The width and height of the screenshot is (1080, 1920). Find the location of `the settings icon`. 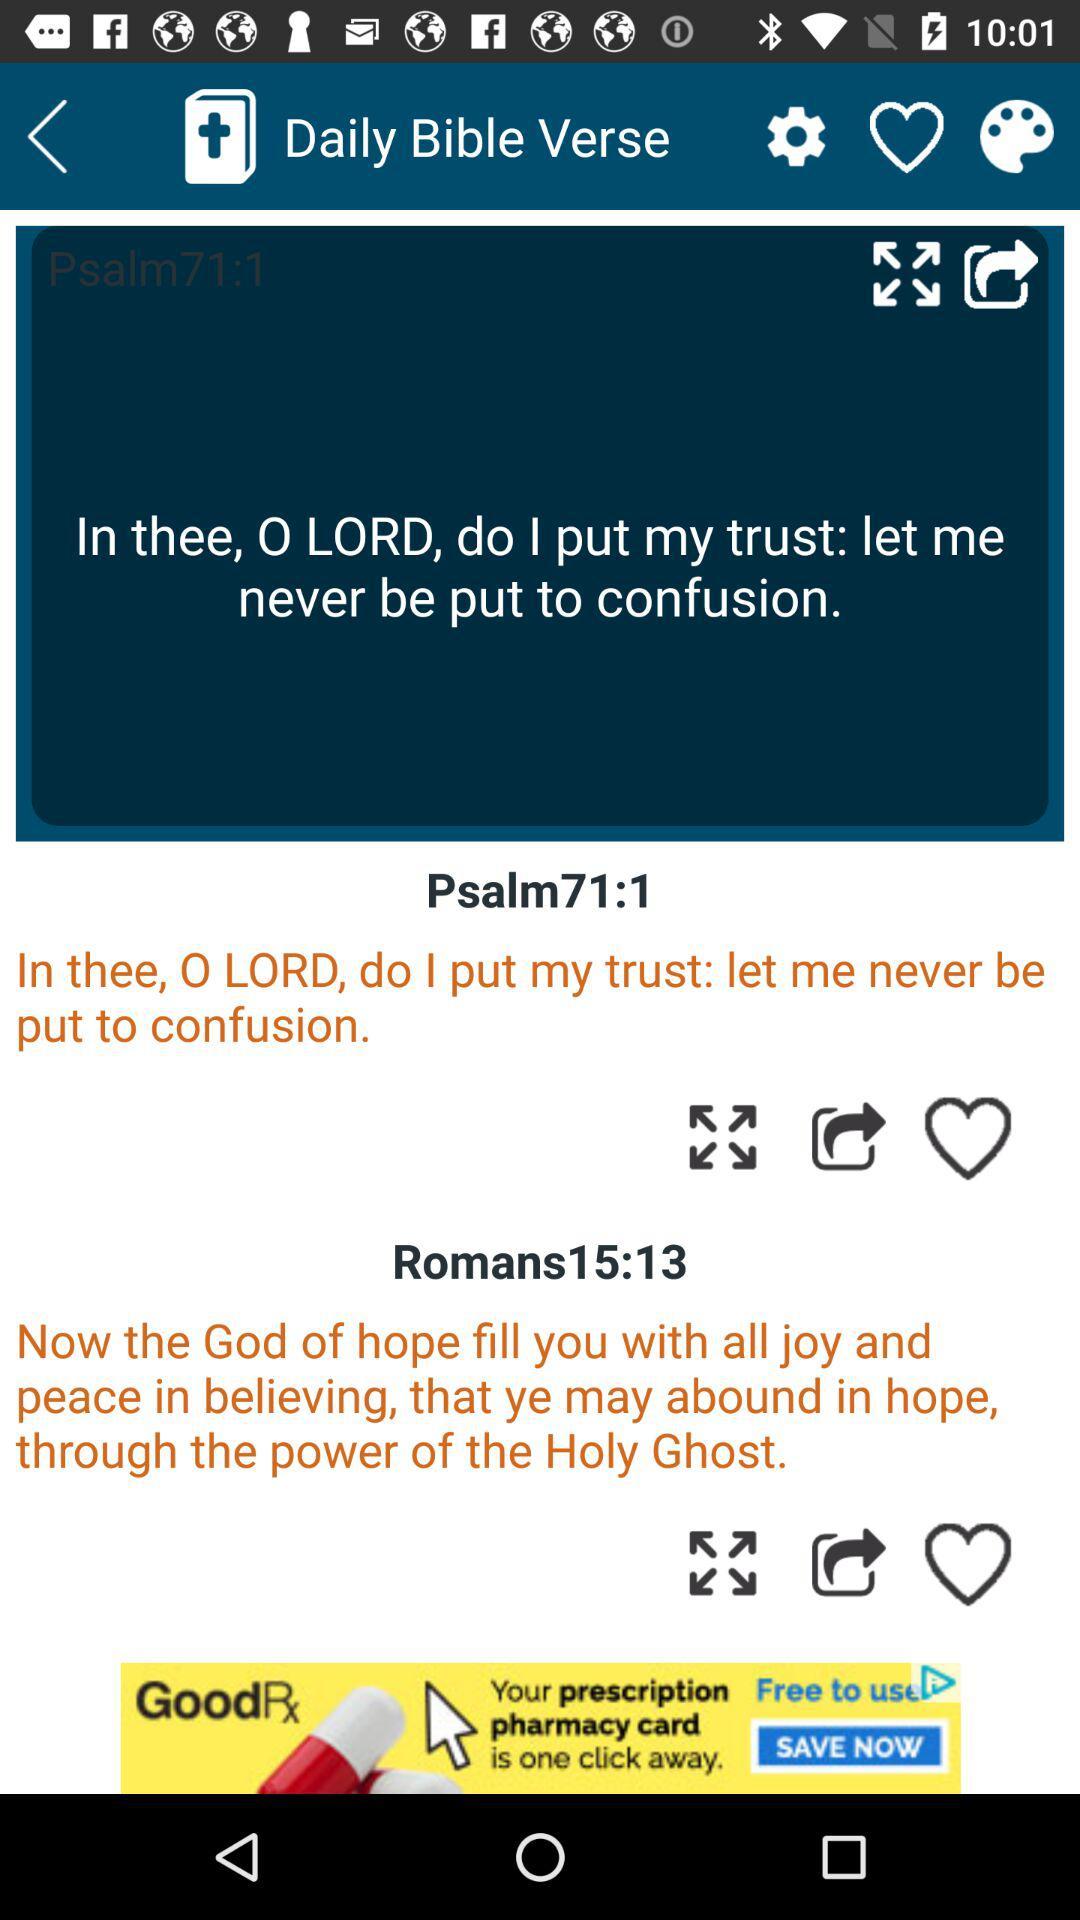

the settings icon is located at coordinates (795, 135).